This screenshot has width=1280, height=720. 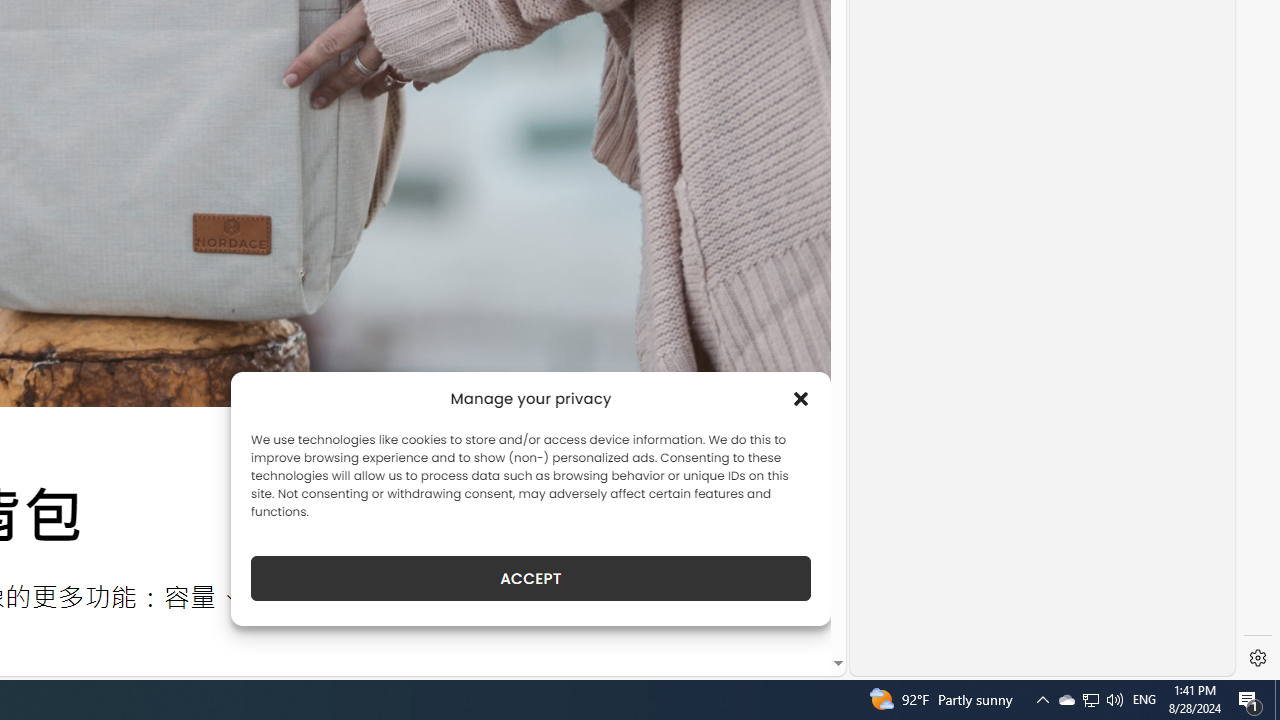 I want to click on 'Settings', so click(x=1257, y=658).